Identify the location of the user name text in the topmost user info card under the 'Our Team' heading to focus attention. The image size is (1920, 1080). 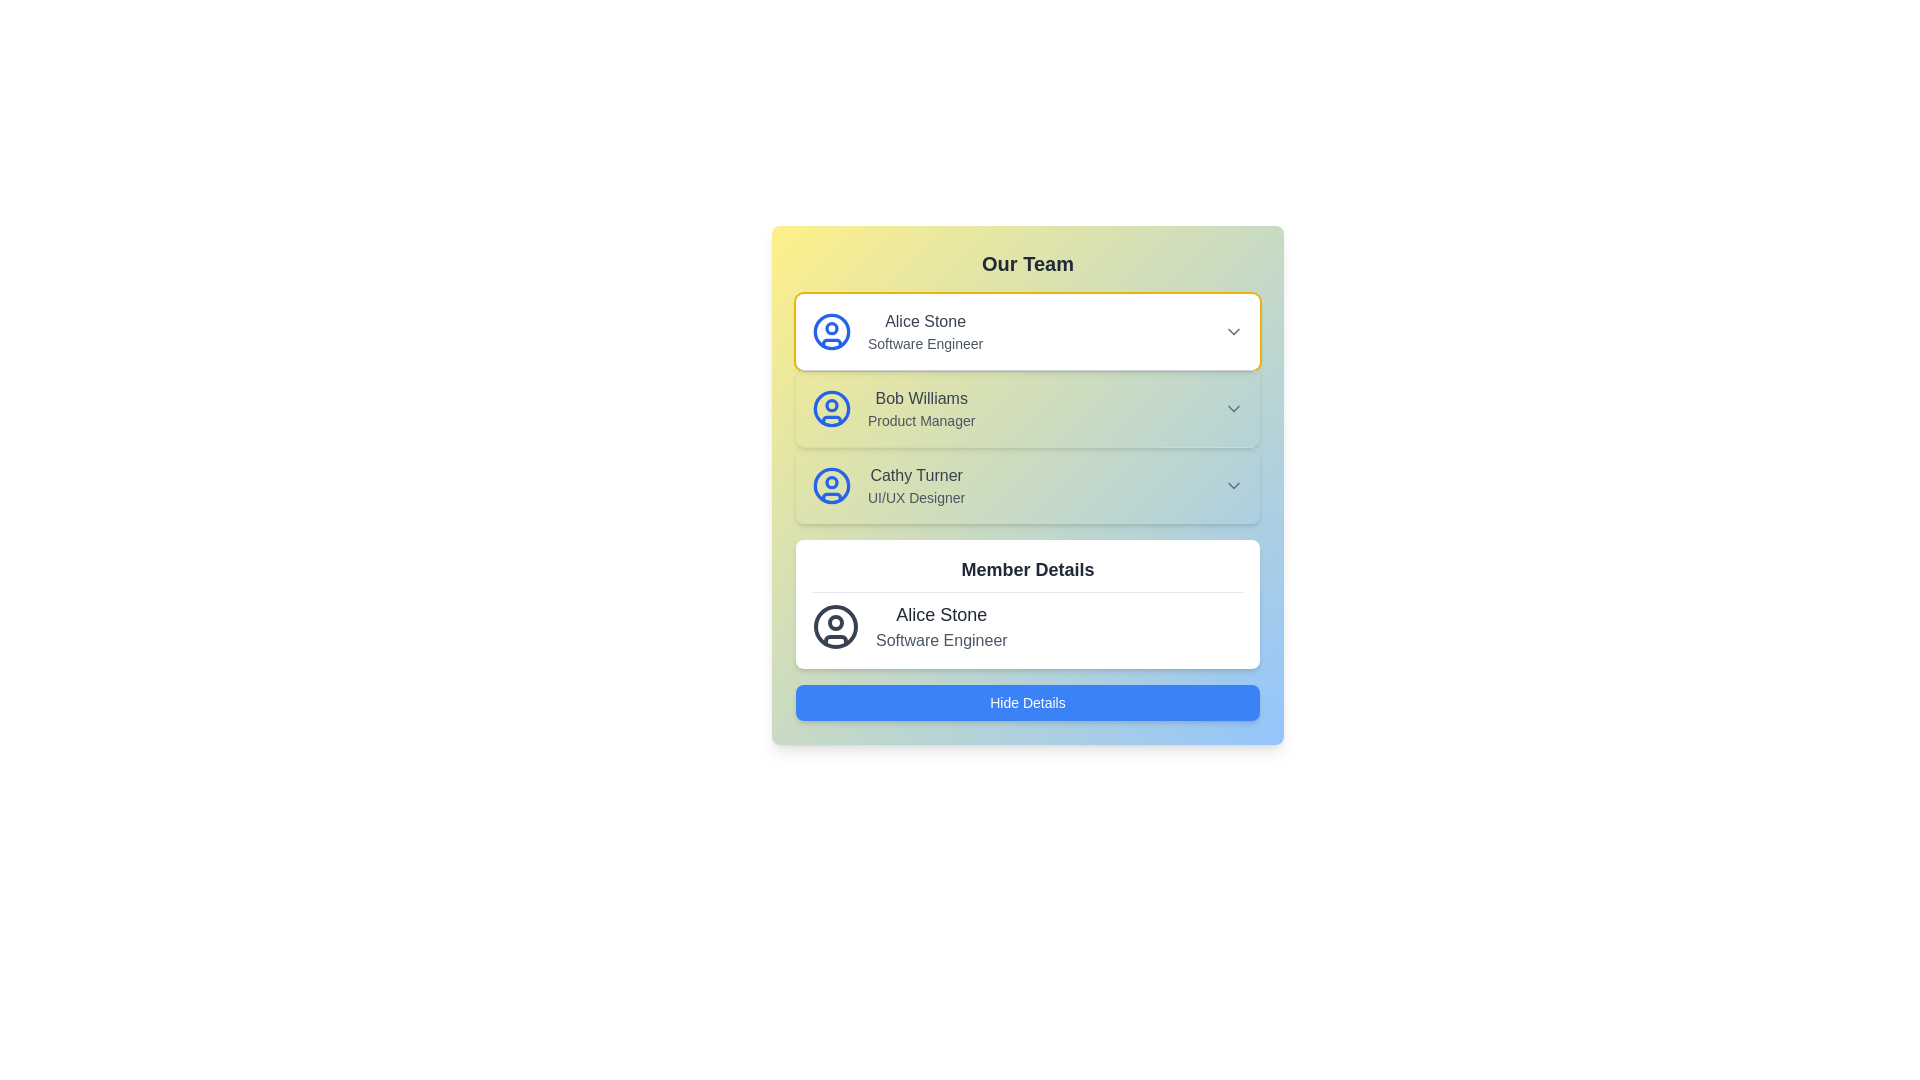
(924, 320).